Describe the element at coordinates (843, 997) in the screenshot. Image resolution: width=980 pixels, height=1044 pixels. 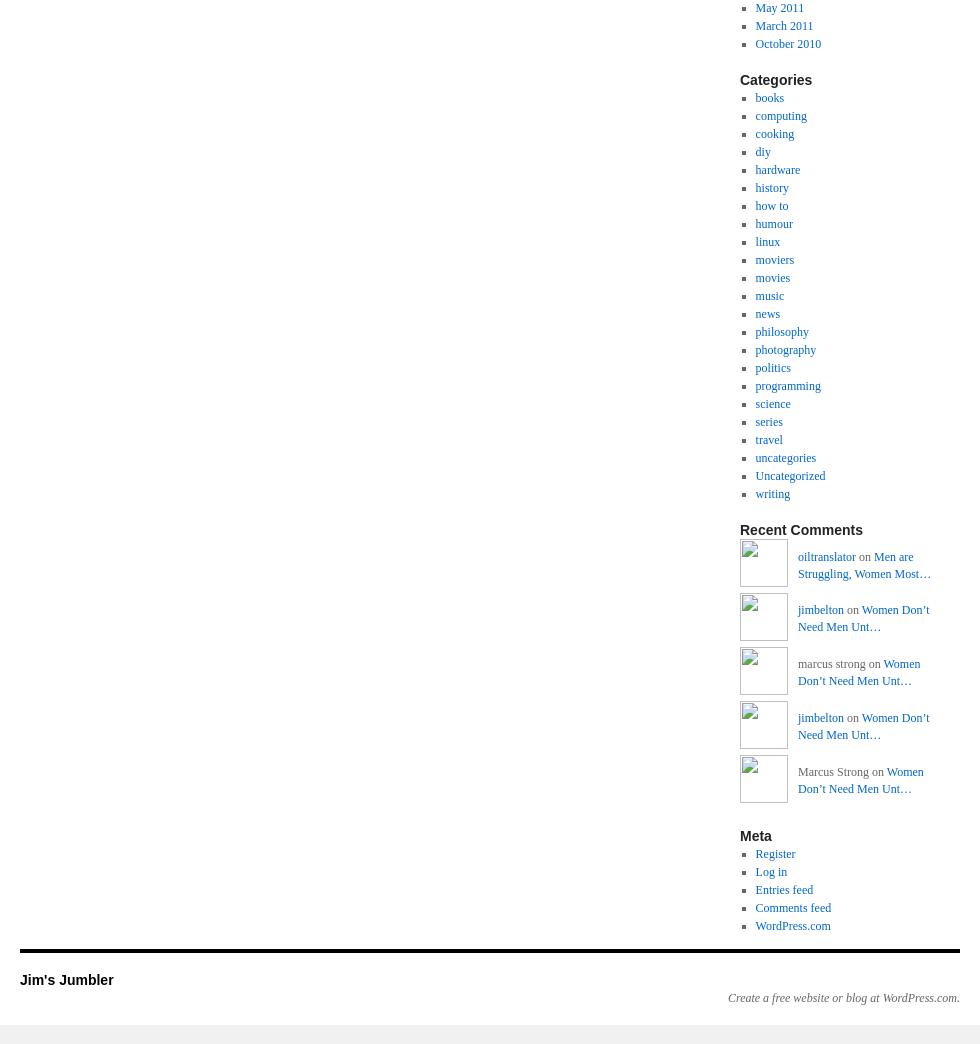
I see `'Create a free website or blog at WordPress.com.'` at that location.